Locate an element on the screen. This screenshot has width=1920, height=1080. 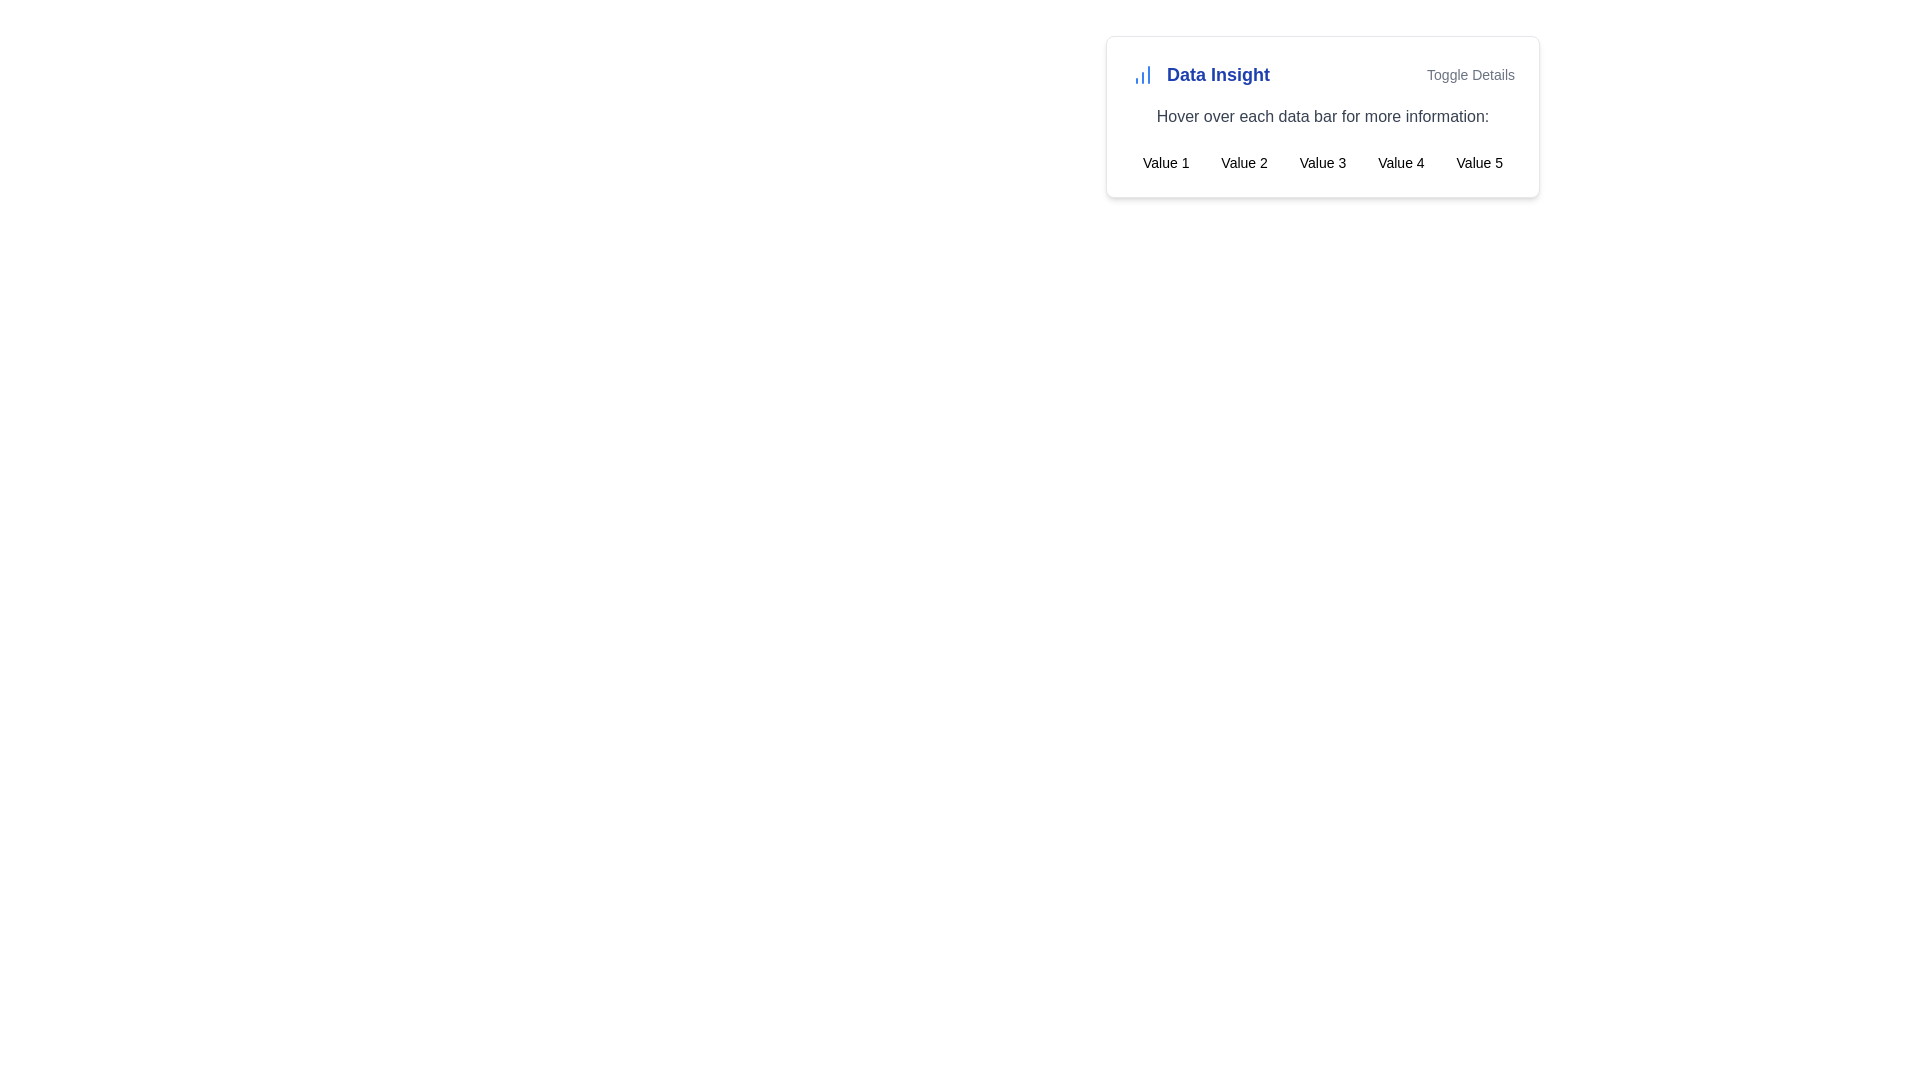
the text label displaying 'Value 3', which is positioned within the 'Data Insight' panel and is the third element in sequence between 'Value 2' and 'Value 4' is located at coordinates (1323, 161).